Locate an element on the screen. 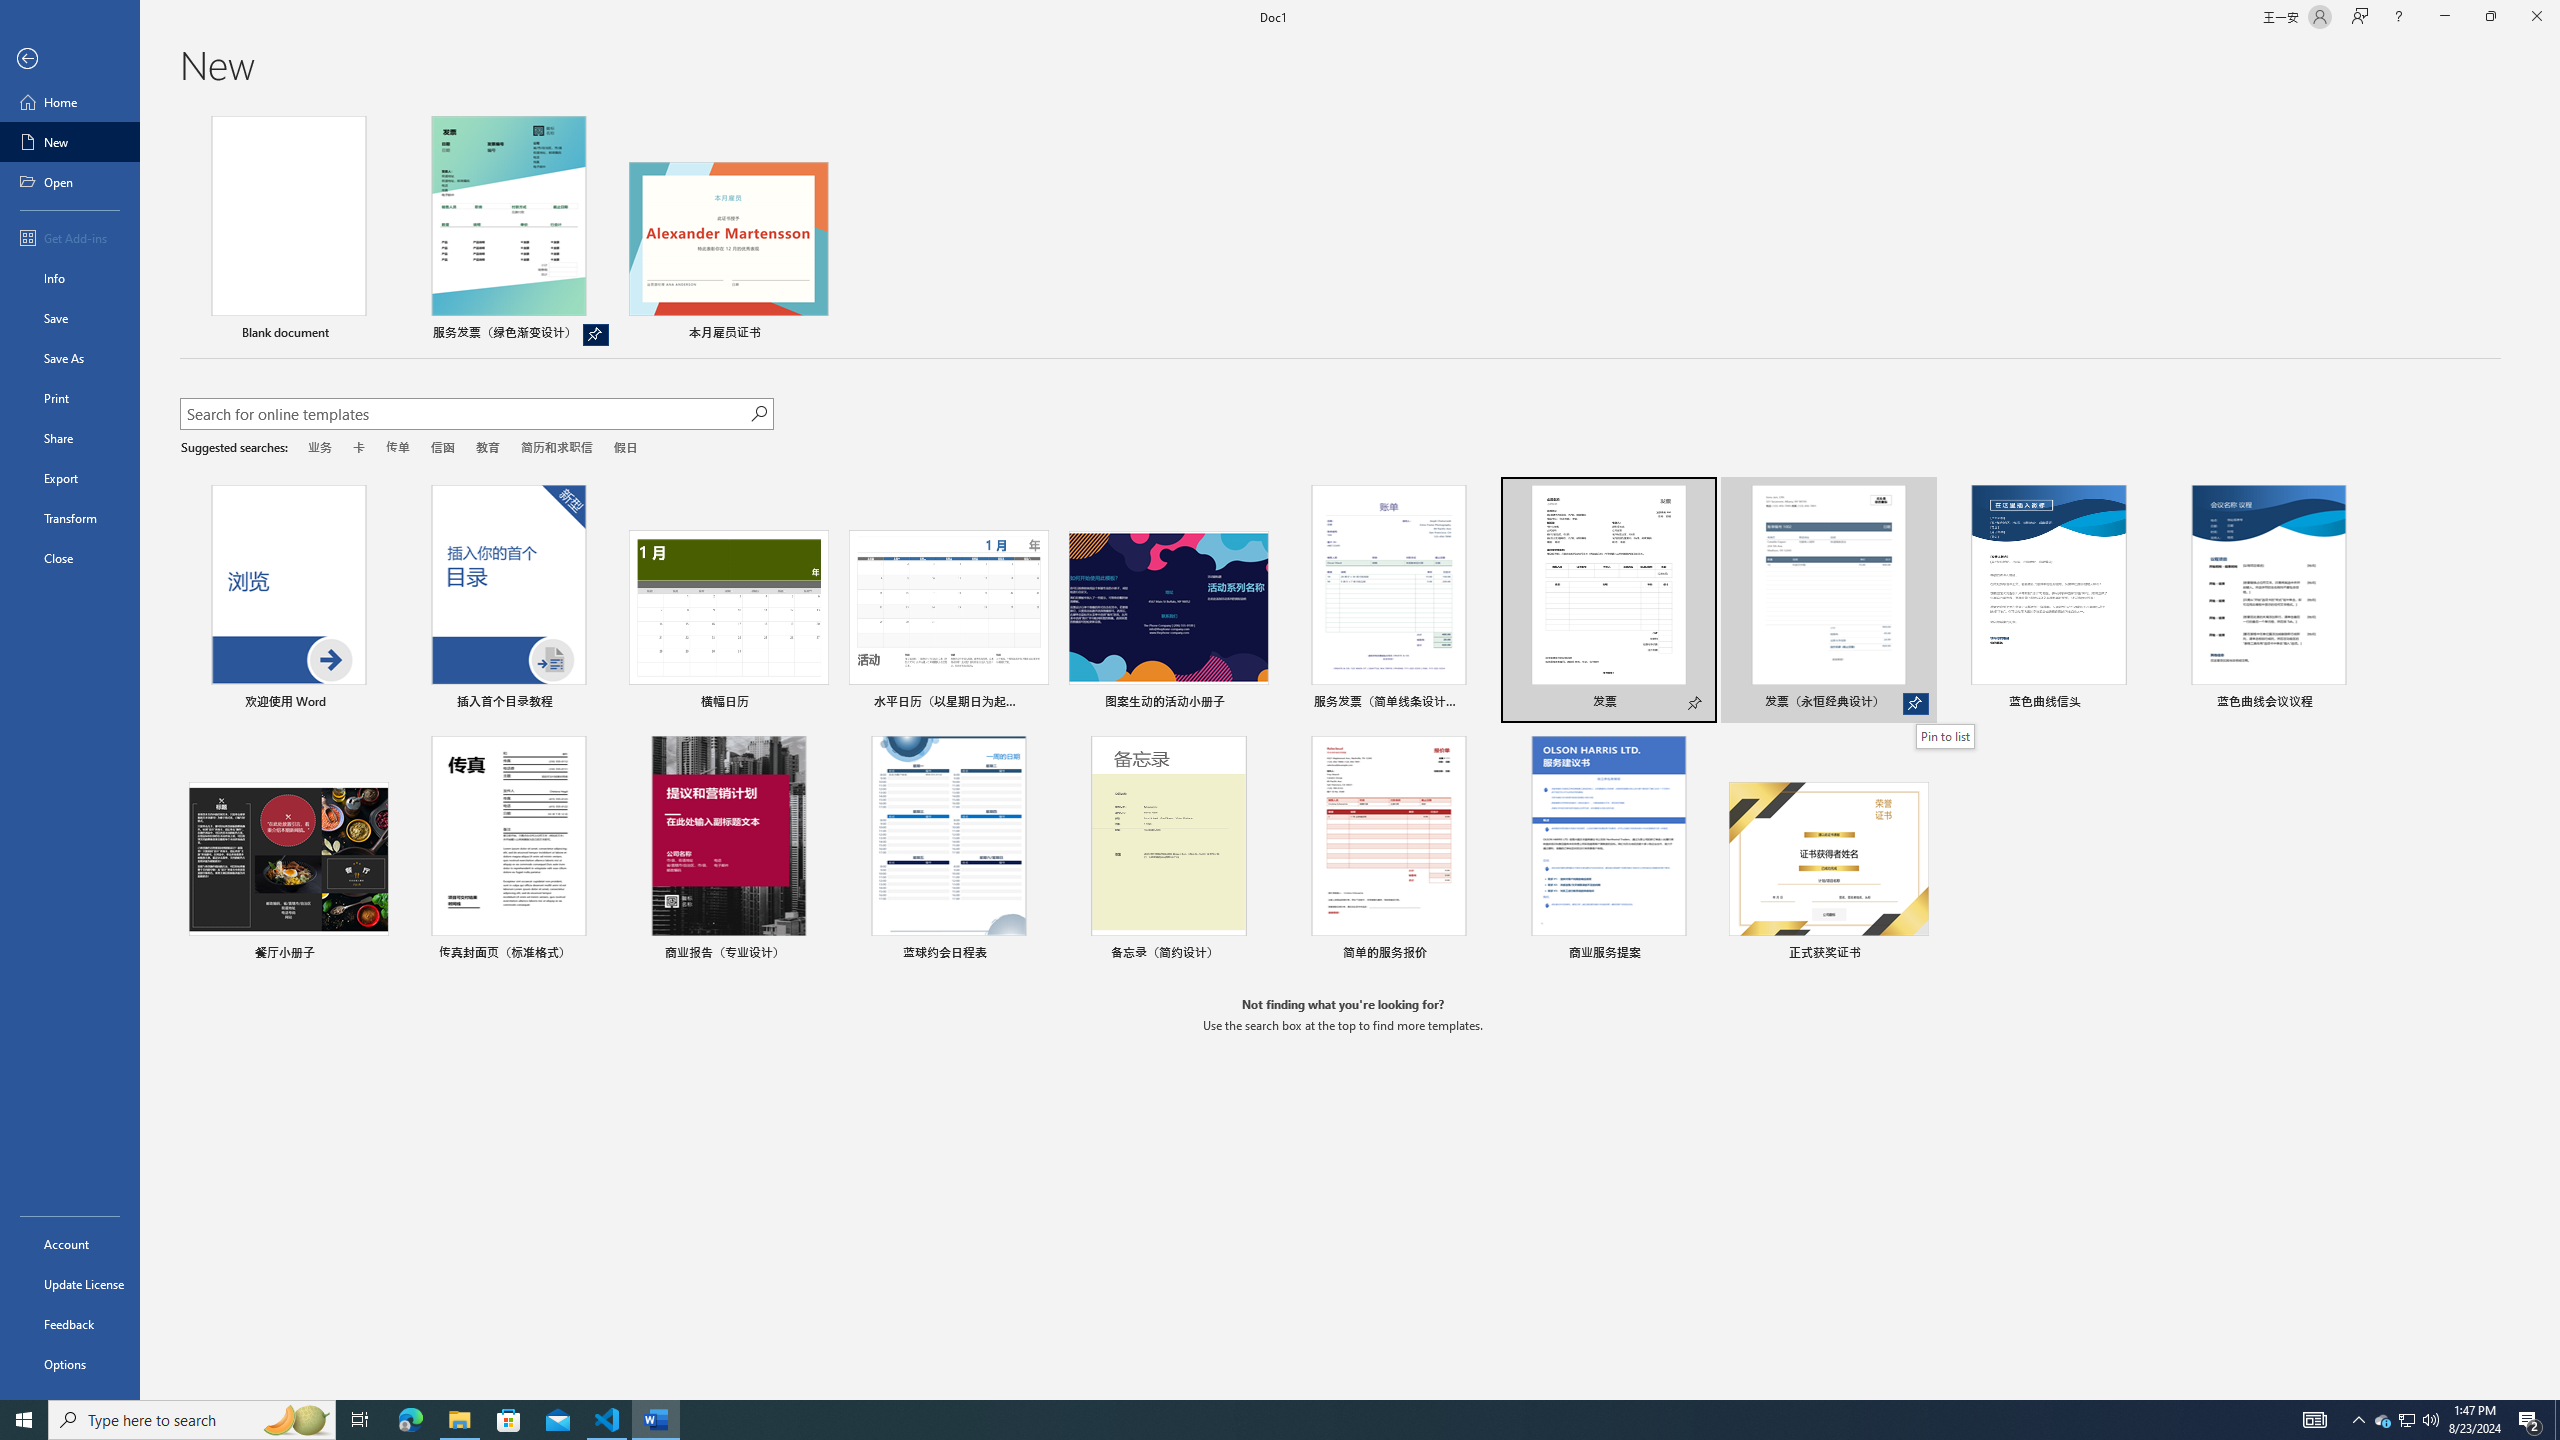  'Share' is located at coordinates (69, 436).